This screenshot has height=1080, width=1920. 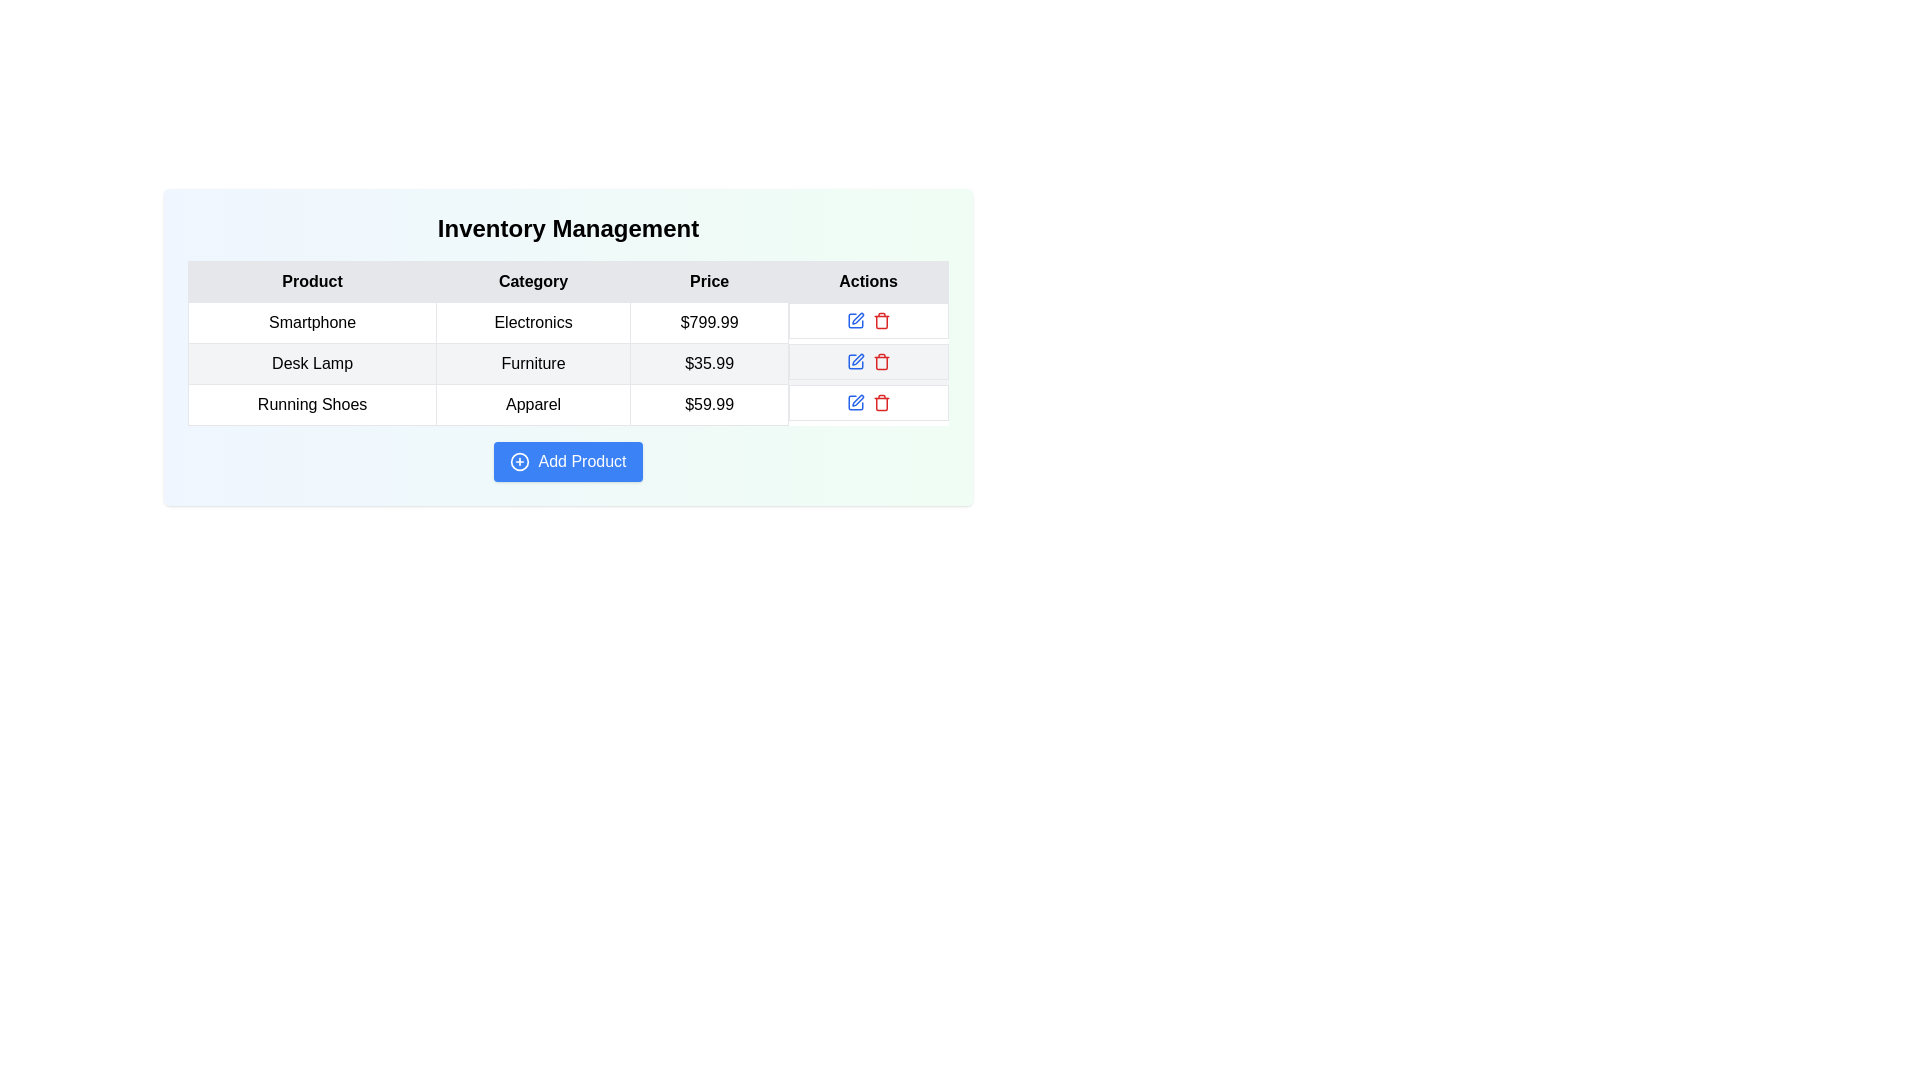 What do you see at coordinates (533, 363) in the screenshot?
I see `the 'Furniture' text label in the second entry under the 'Category' column of the table` at bounding box center [533, 363].